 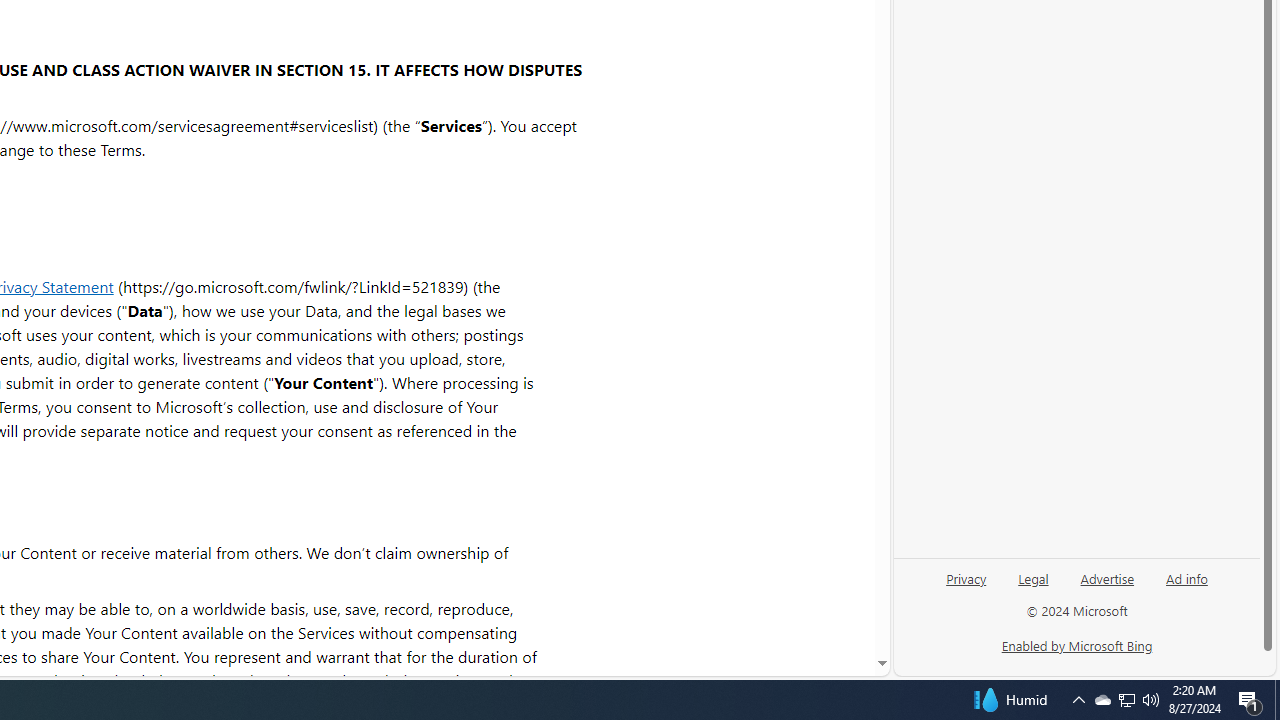 I want to click on 'Advertise', so click(x=1106, y=577).